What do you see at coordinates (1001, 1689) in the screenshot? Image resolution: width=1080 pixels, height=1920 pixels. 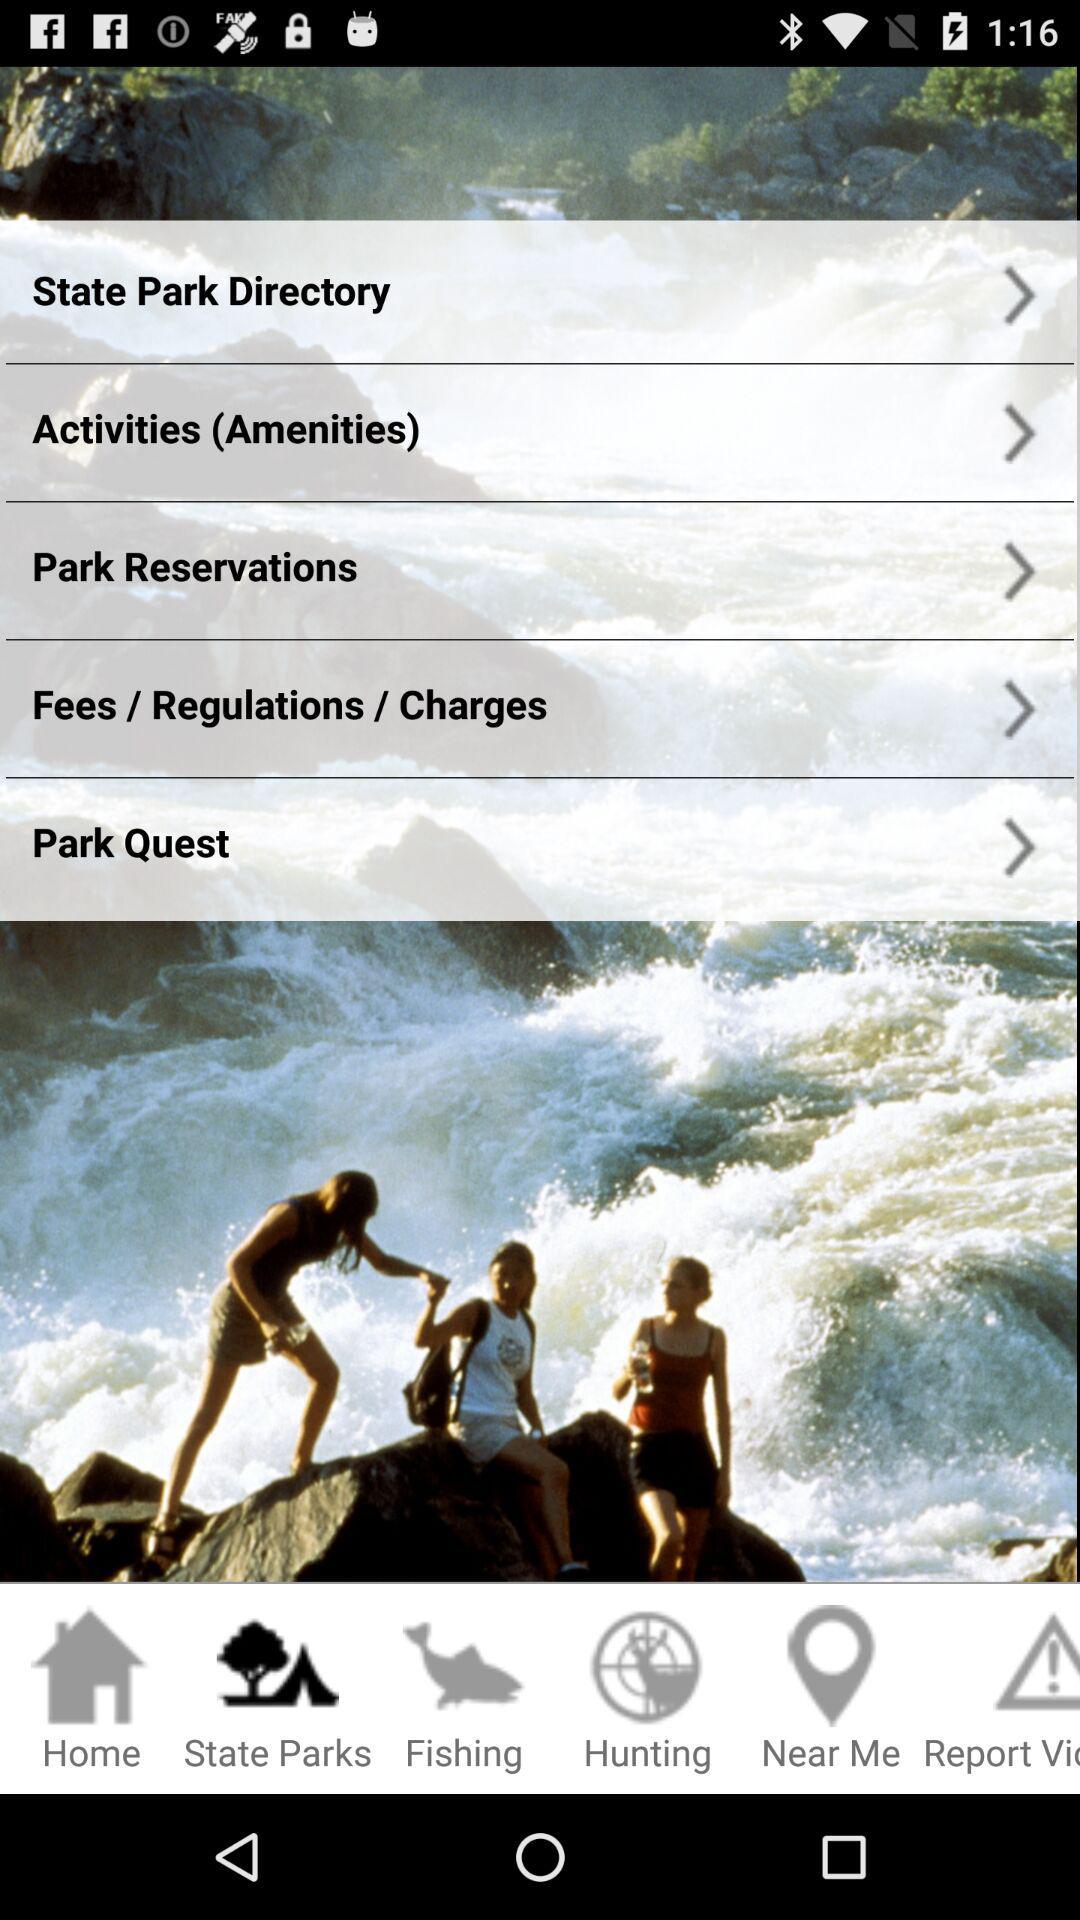 I see `the icon right to the text near me` at bounding box center [1001, 1689].